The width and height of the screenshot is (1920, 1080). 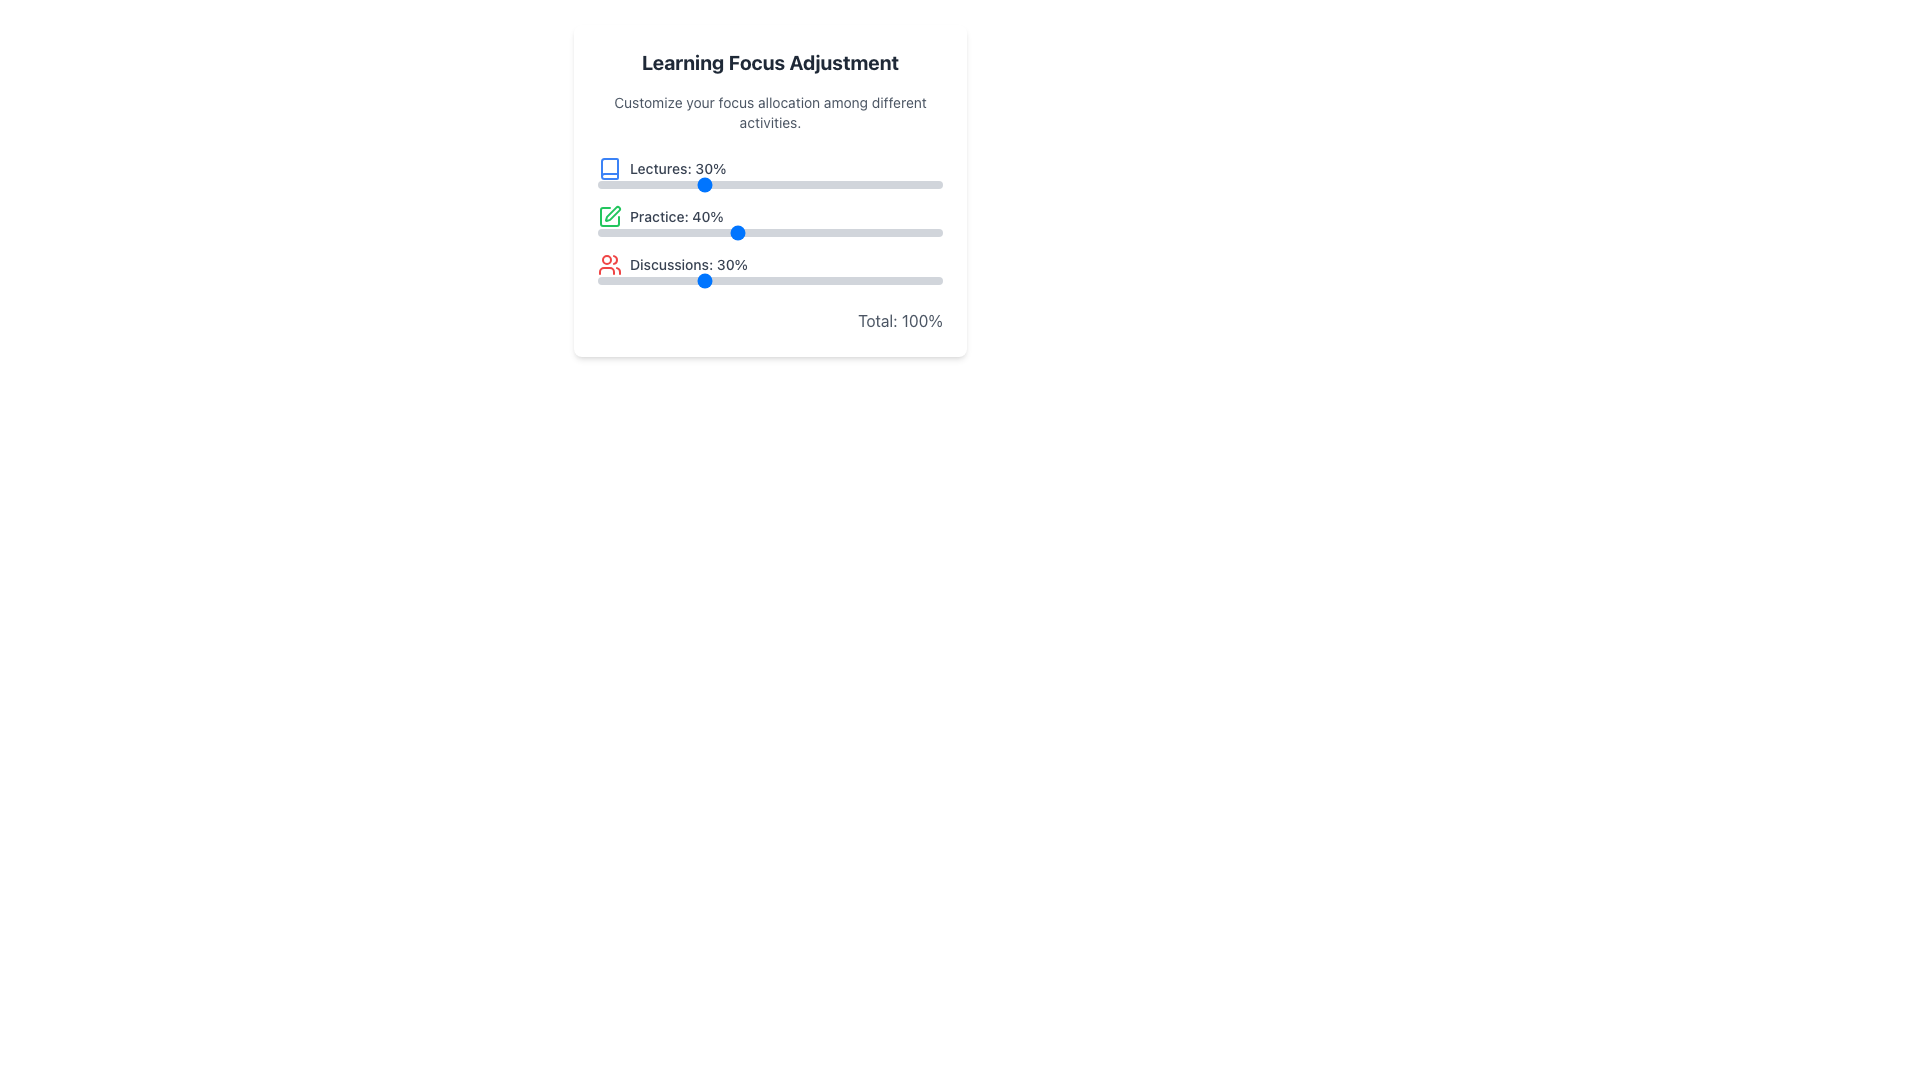 I want to click on the small green pen icon in the interface, located near the label 'Practice: 40%, so click(x=612, y=213).